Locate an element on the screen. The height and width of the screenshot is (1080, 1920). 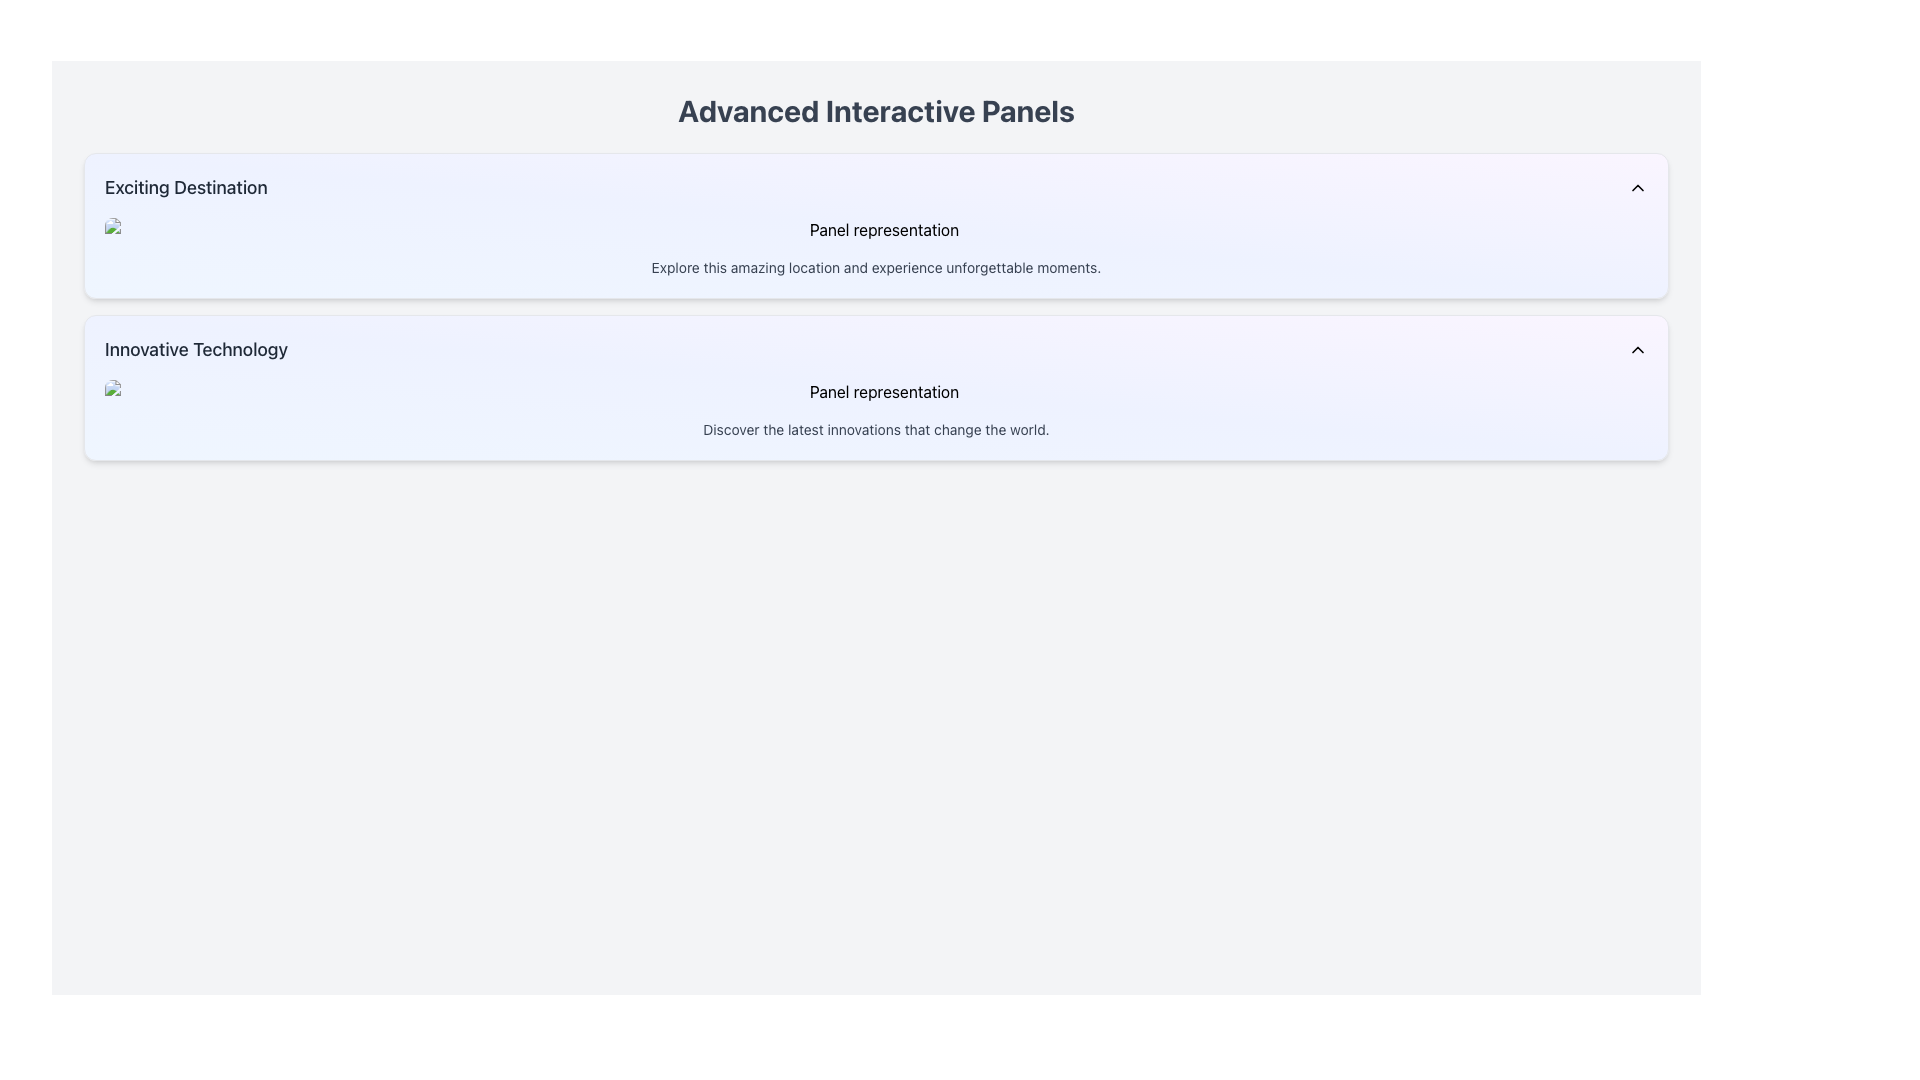
the prominent bold title styled as a heading is located at coordinates (876, 111).